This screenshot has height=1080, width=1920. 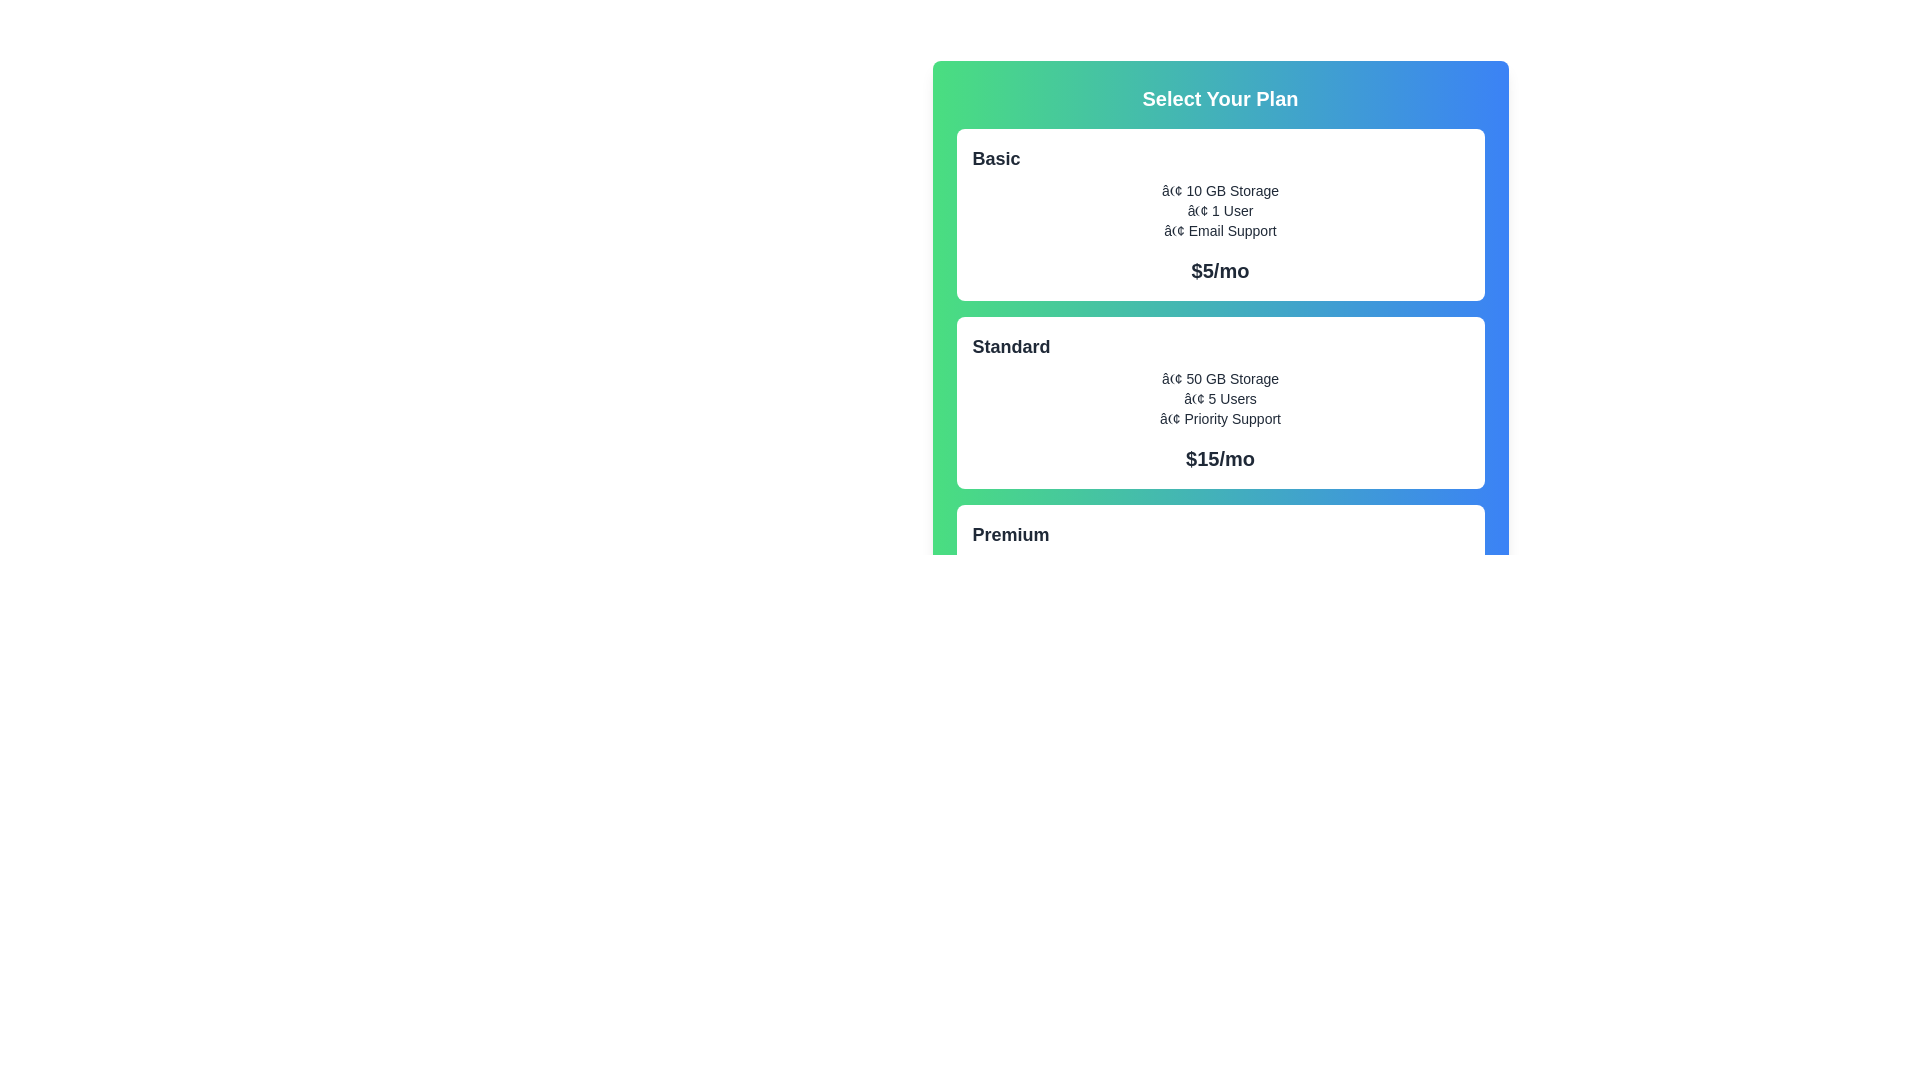 What do you see at coordinates (1011, 346) in the screenshot?
I see `the 'Standard' text label, which is bold and large, located below the 'Basic' plan and above the 'Premium' plan on the pricing page` at bounding box center [1011, 346].